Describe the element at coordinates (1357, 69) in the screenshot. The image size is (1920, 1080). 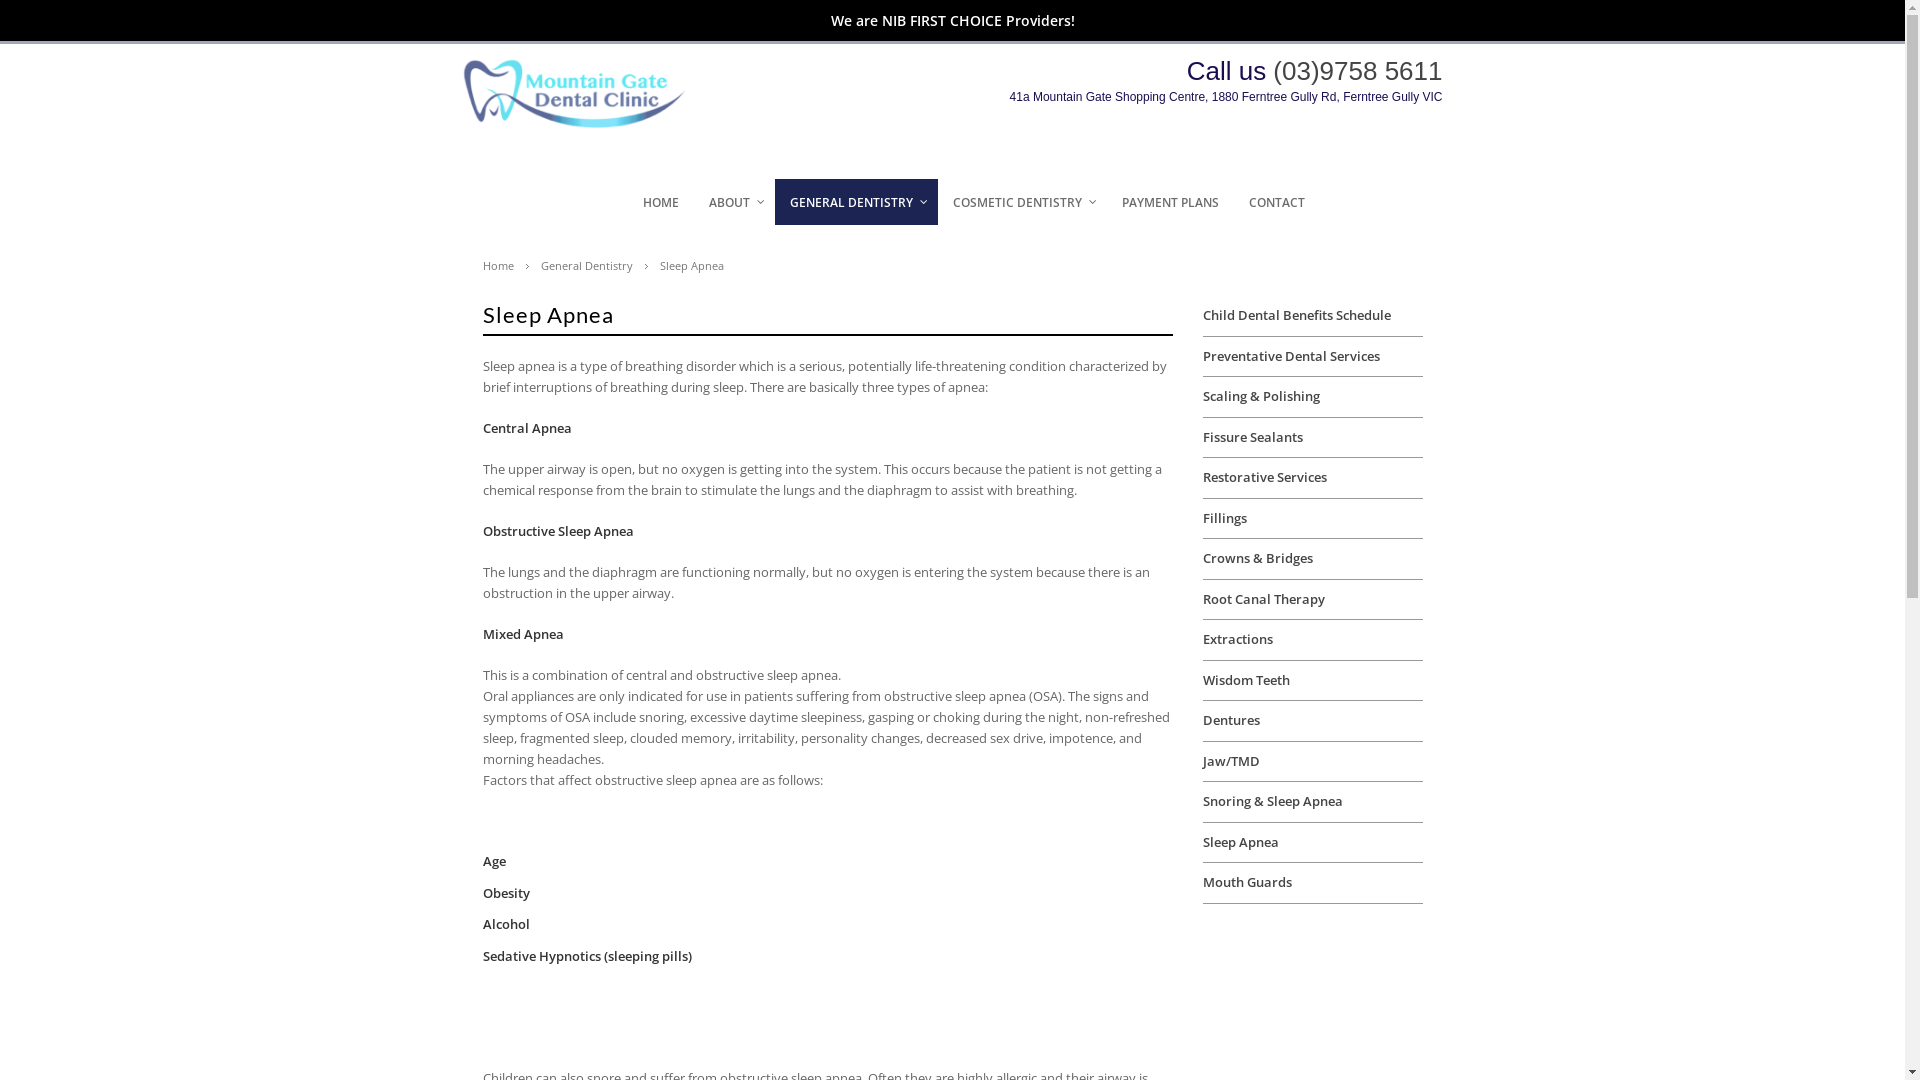
I see `'(03)9758 5611'` at that location.